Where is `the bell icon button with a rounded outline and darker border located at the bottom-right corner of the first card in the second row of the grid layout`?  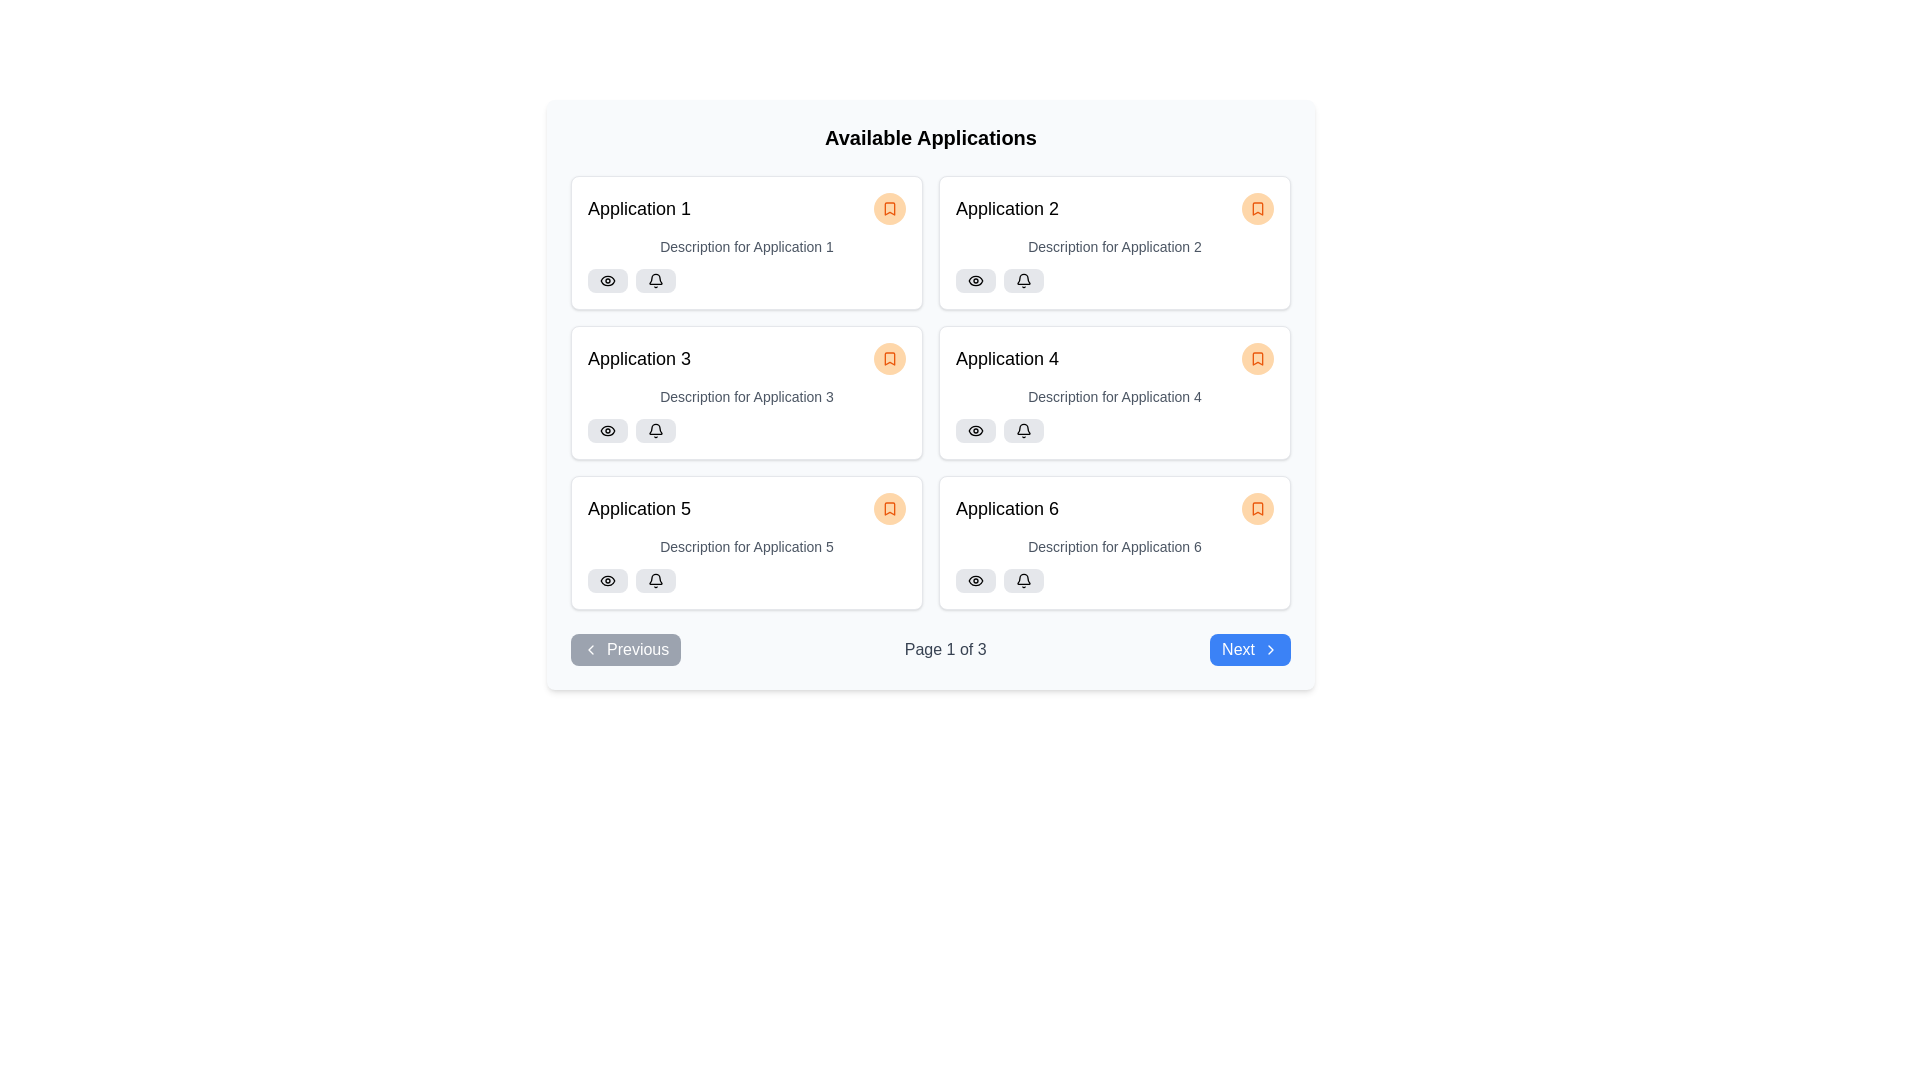 the bell icon button with a rounded outline and darker border located at the bottom-right corner of the first card in the second row of the grid layout is located at coordinates (1023, 430).